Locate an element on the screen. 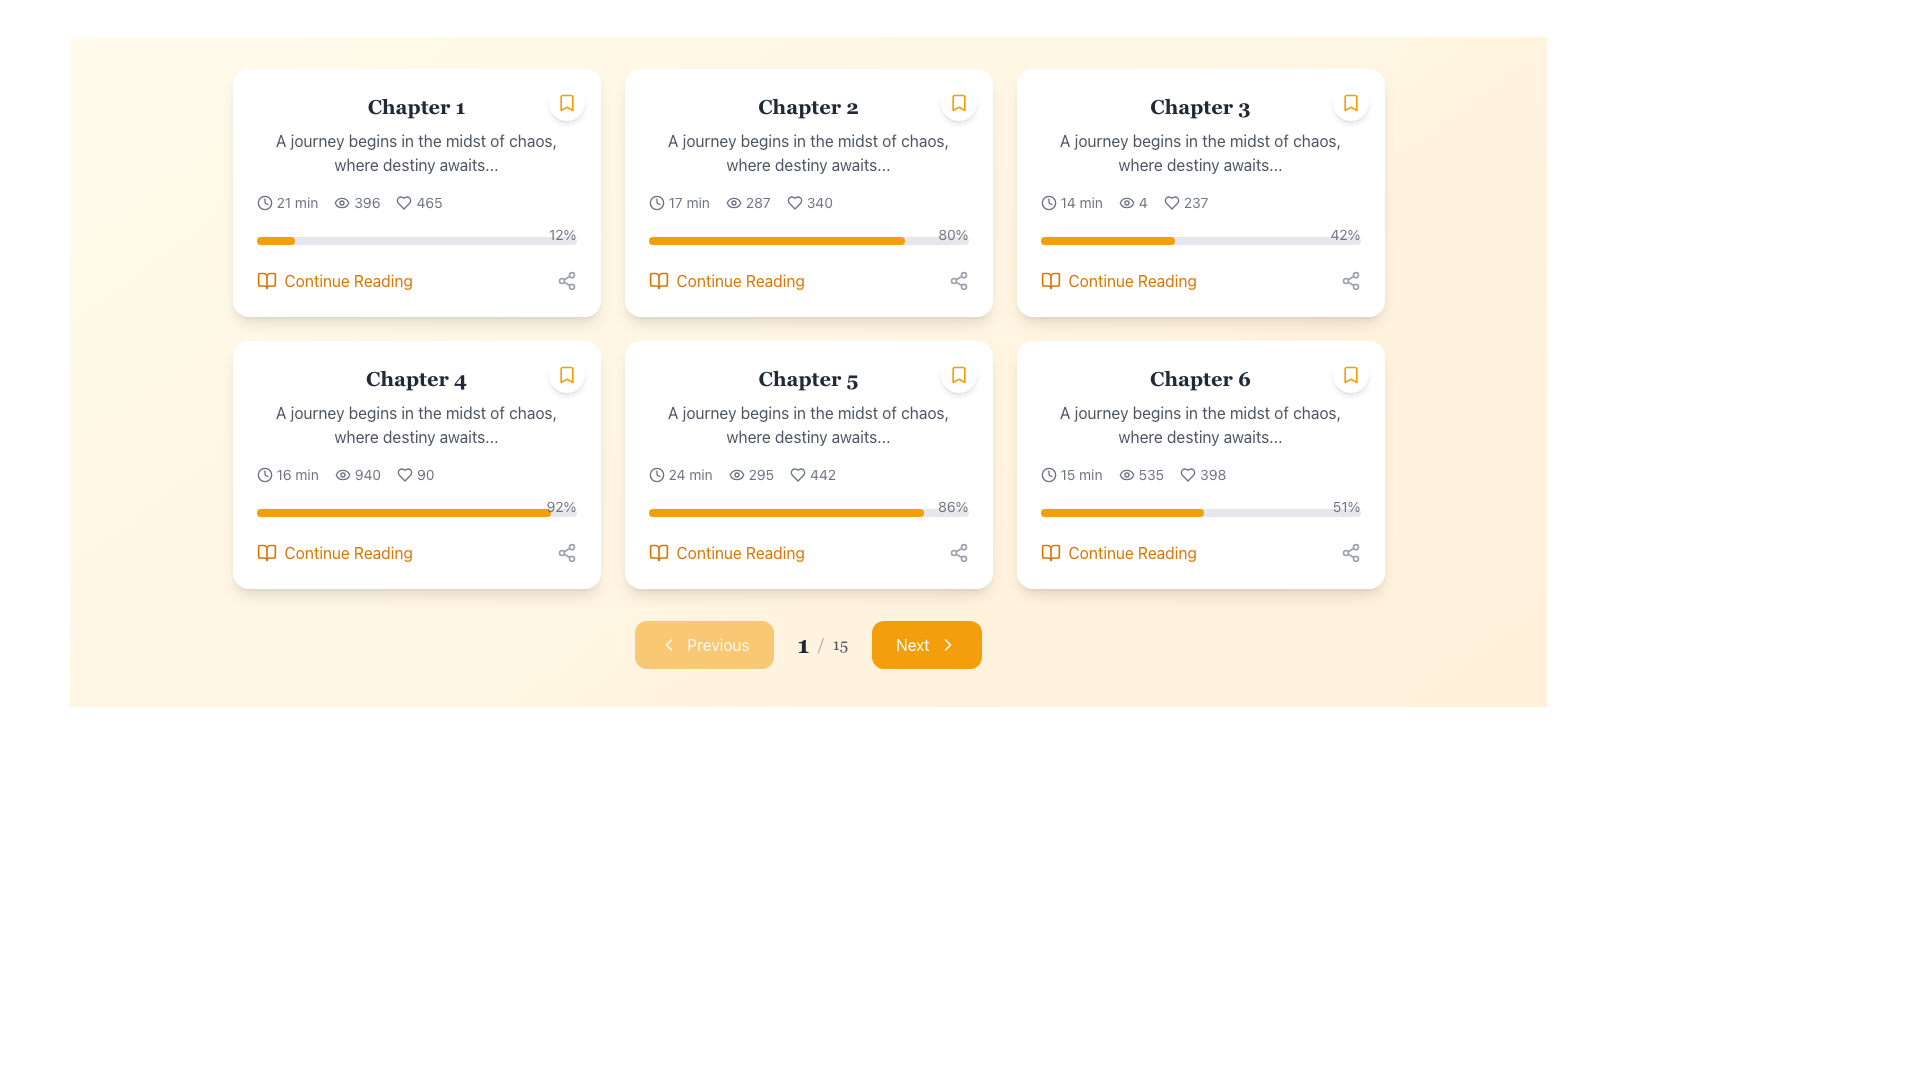 This screenshot has height=1080, width=1920. the static text display showing '287', located next to the eye icon in the detailed stats section of 'Chapter 2' is located at coordinates (757, 203).